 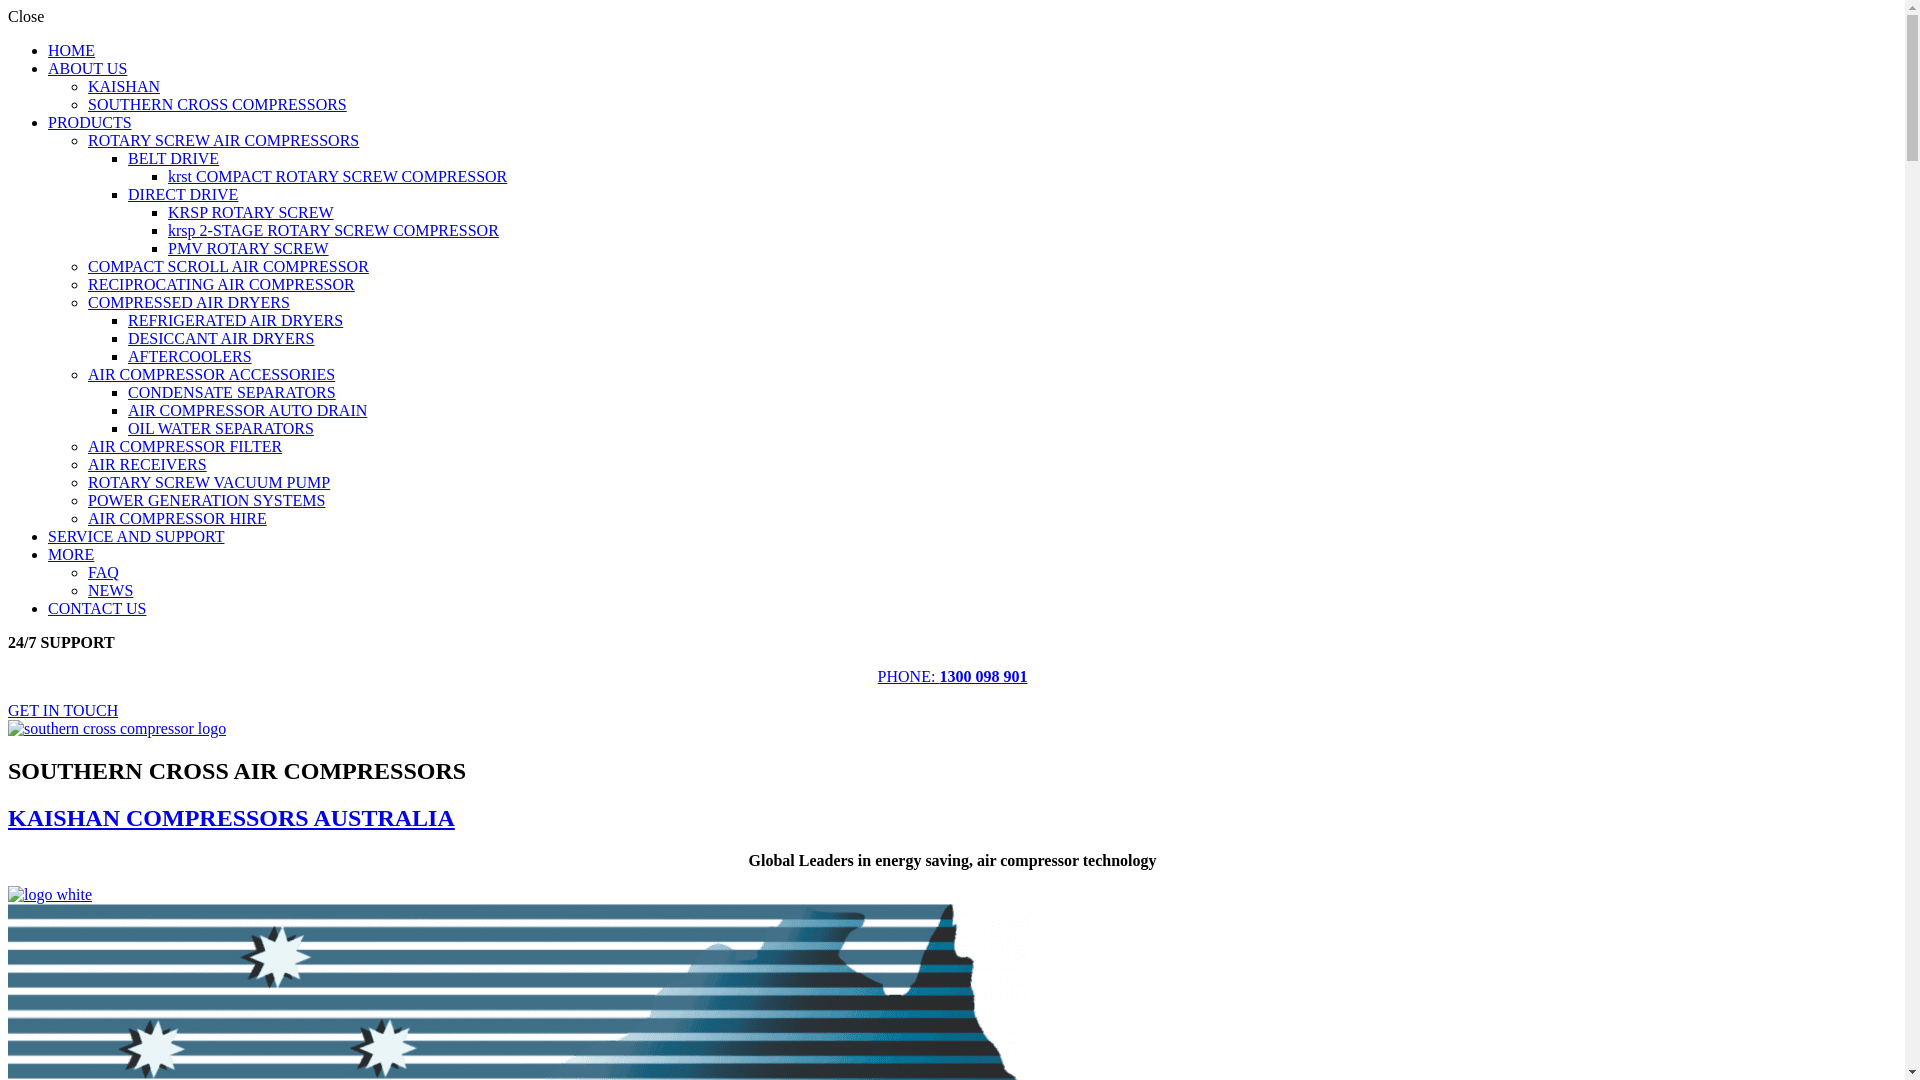 I want to click on 'AIR COMPRESSOR FILTER', so click(x=86, y=445).